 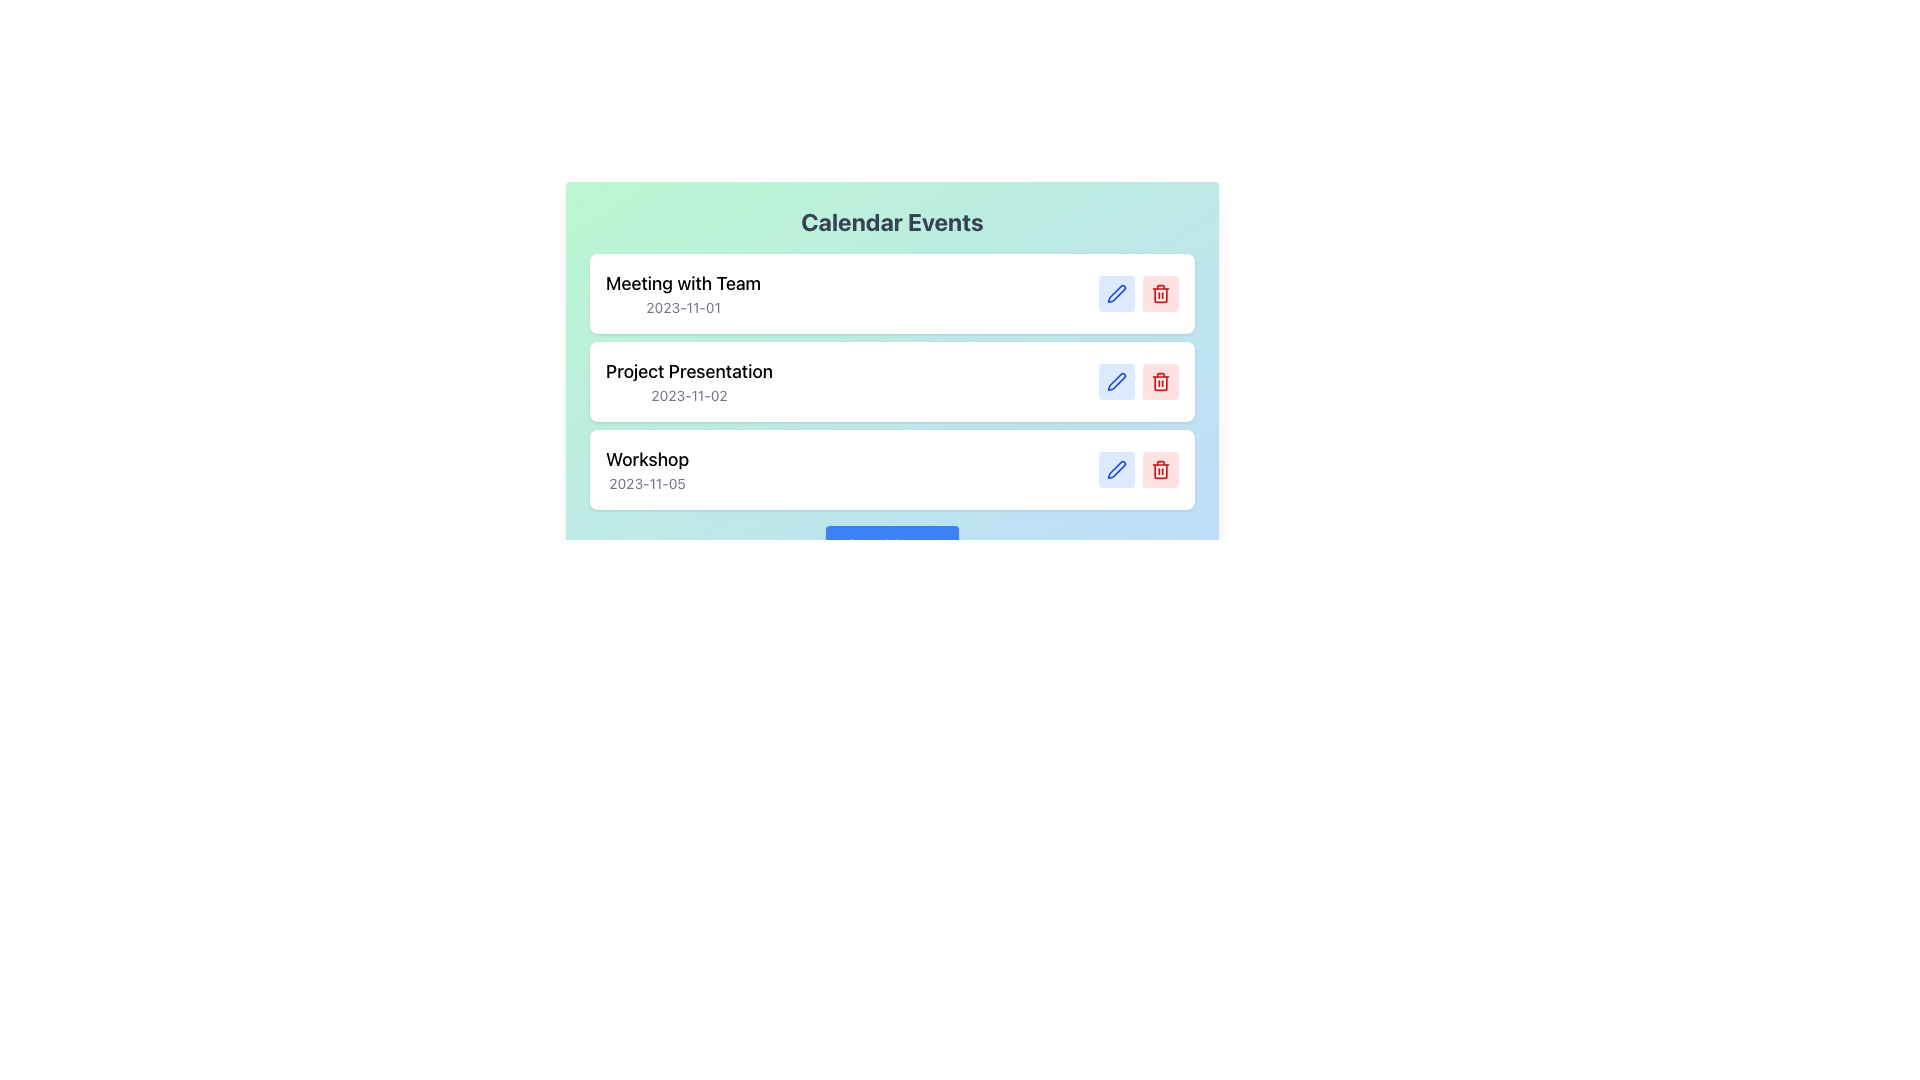 What do you see at coordinates (1116, 293) in the screenshot?
I see `the edit icon located to the right of the 'Meeting with Team' text in the first row of the calendar` at bounding box center [1116, 293].